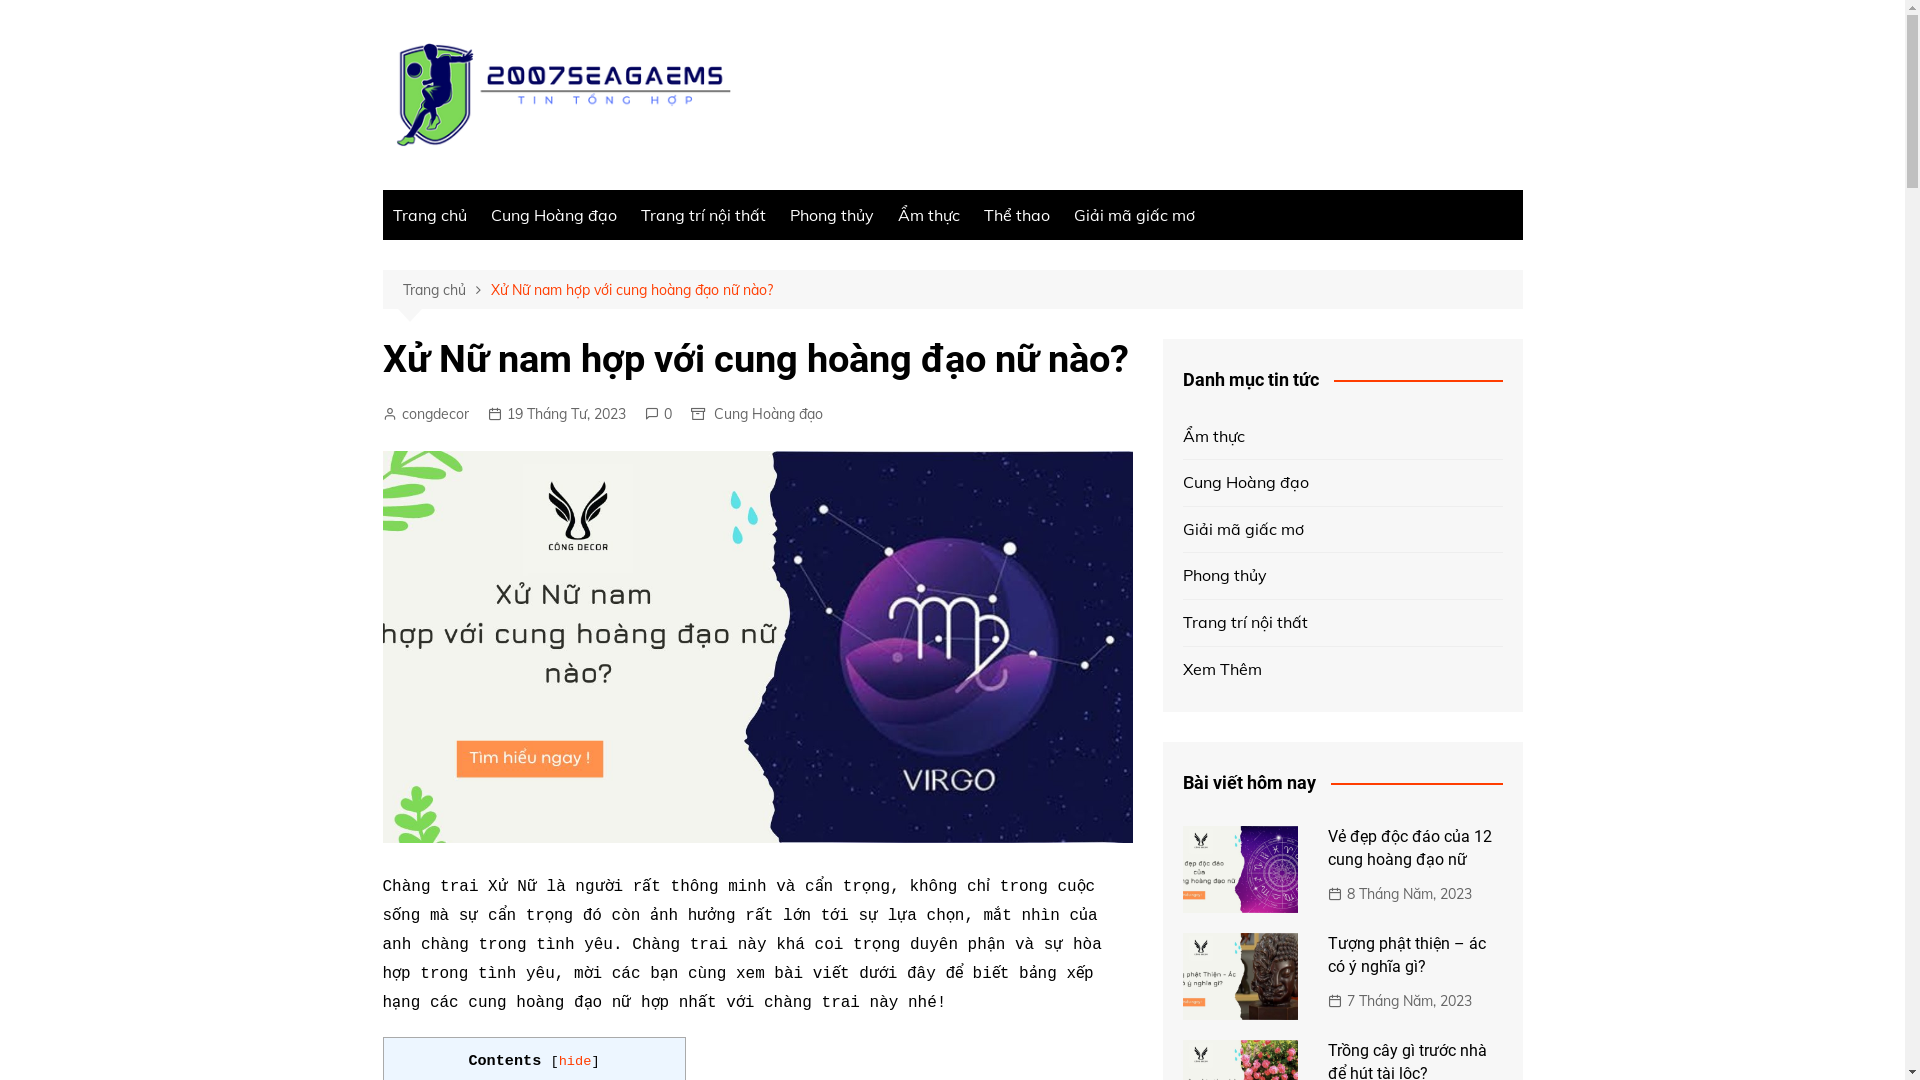 This screenshot has width=1920, height=1080. I want to click on '0', so click(643, 412).